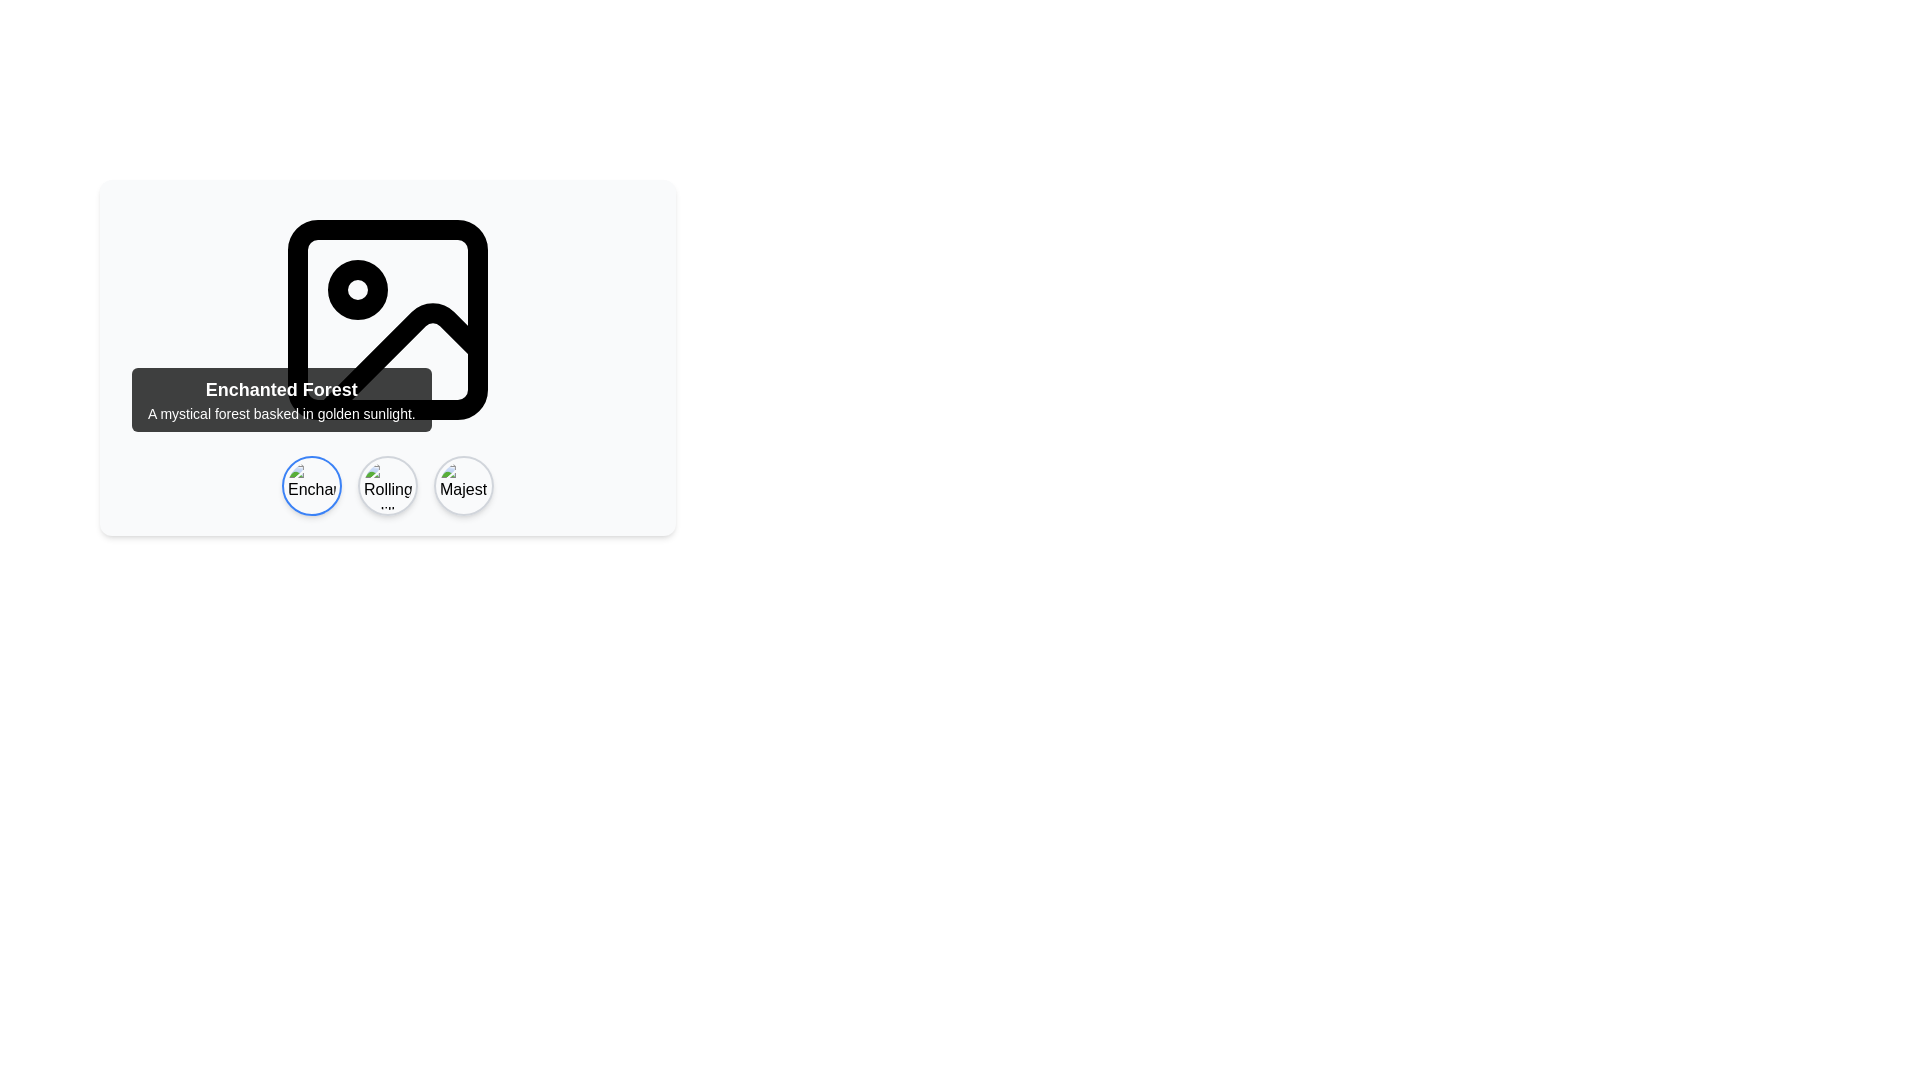 The height and width of the screenshot is (1080, 1920). Describe the element at coordinates (311, 486) in the screenshot. I see `the circular image with a light blue and green abstract design, located below the title 'Enchanted Forest'` at that location.